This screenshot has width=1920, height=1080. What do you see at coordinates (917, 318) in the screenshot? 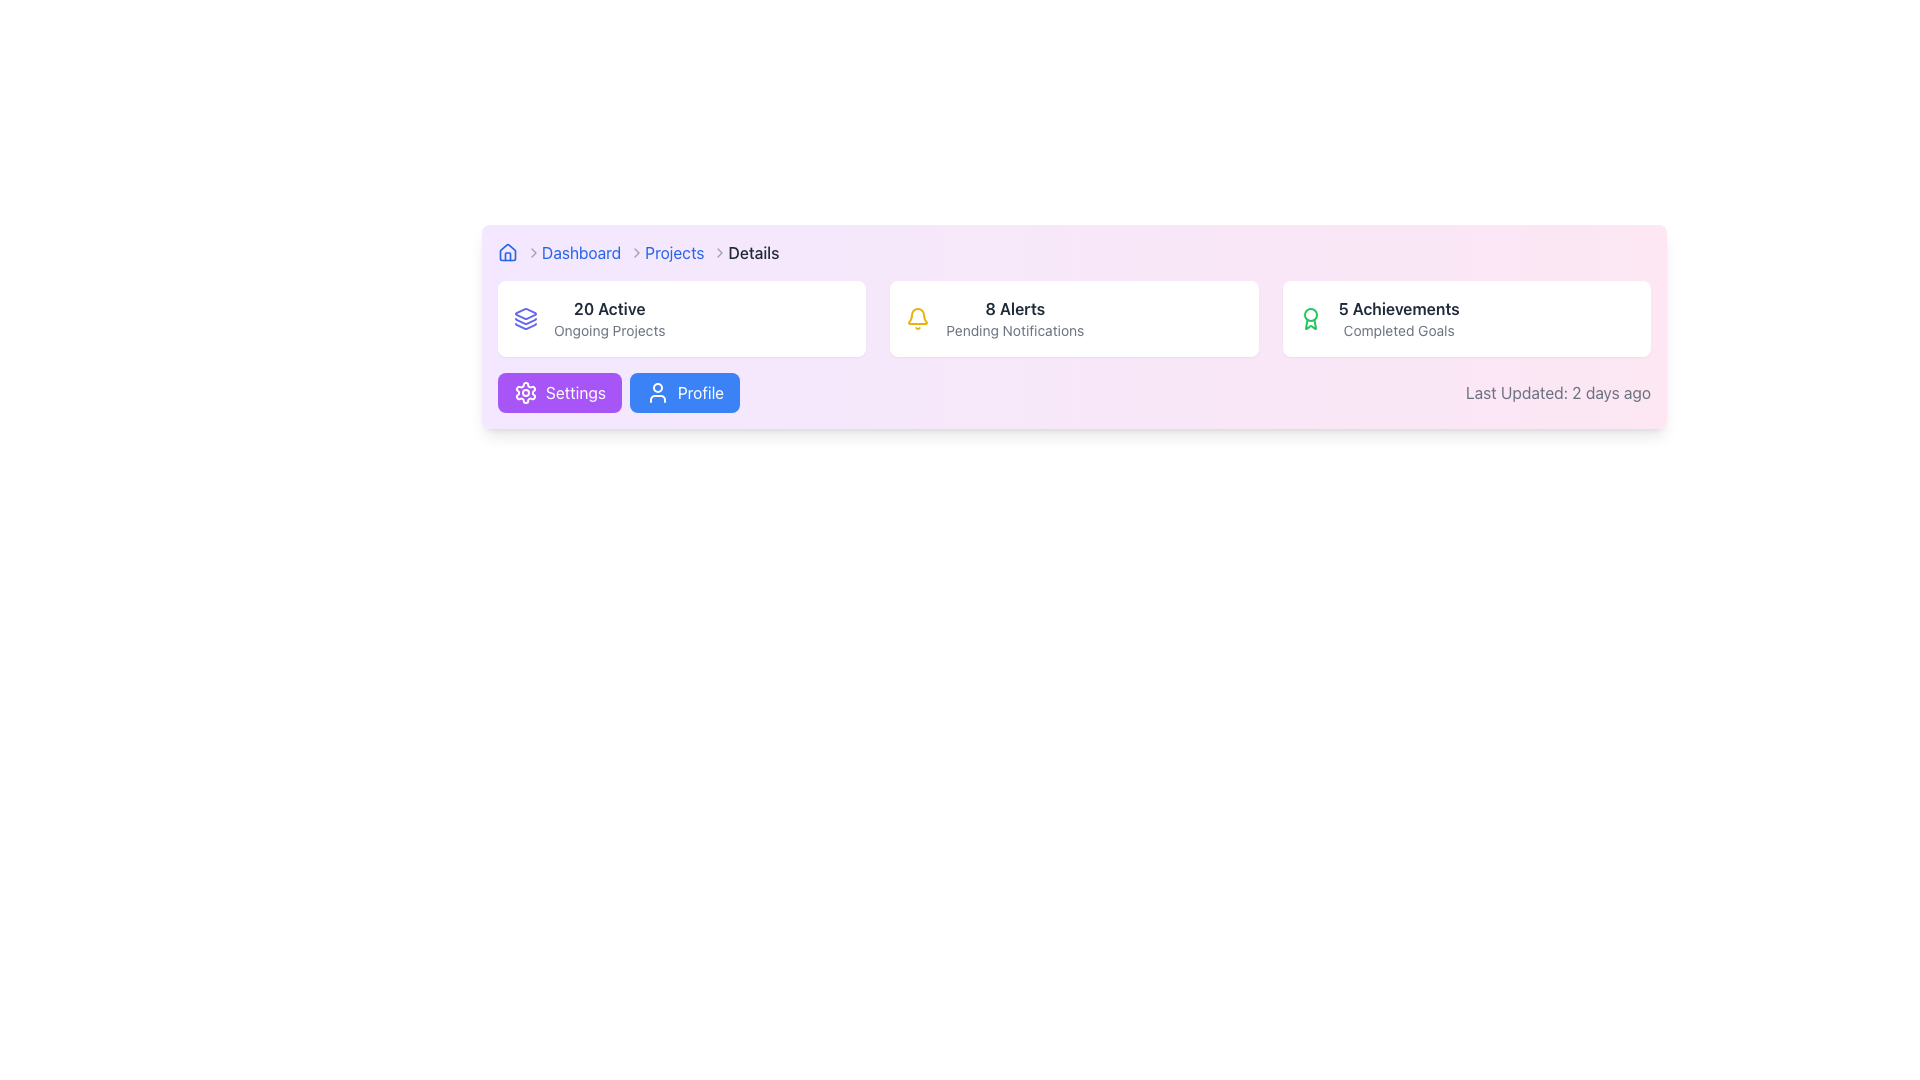
I see `the bell-shaped yellow icon located within the card labeled '8 Alerts' at the specified coordinates` at bounding box center [917, 318].